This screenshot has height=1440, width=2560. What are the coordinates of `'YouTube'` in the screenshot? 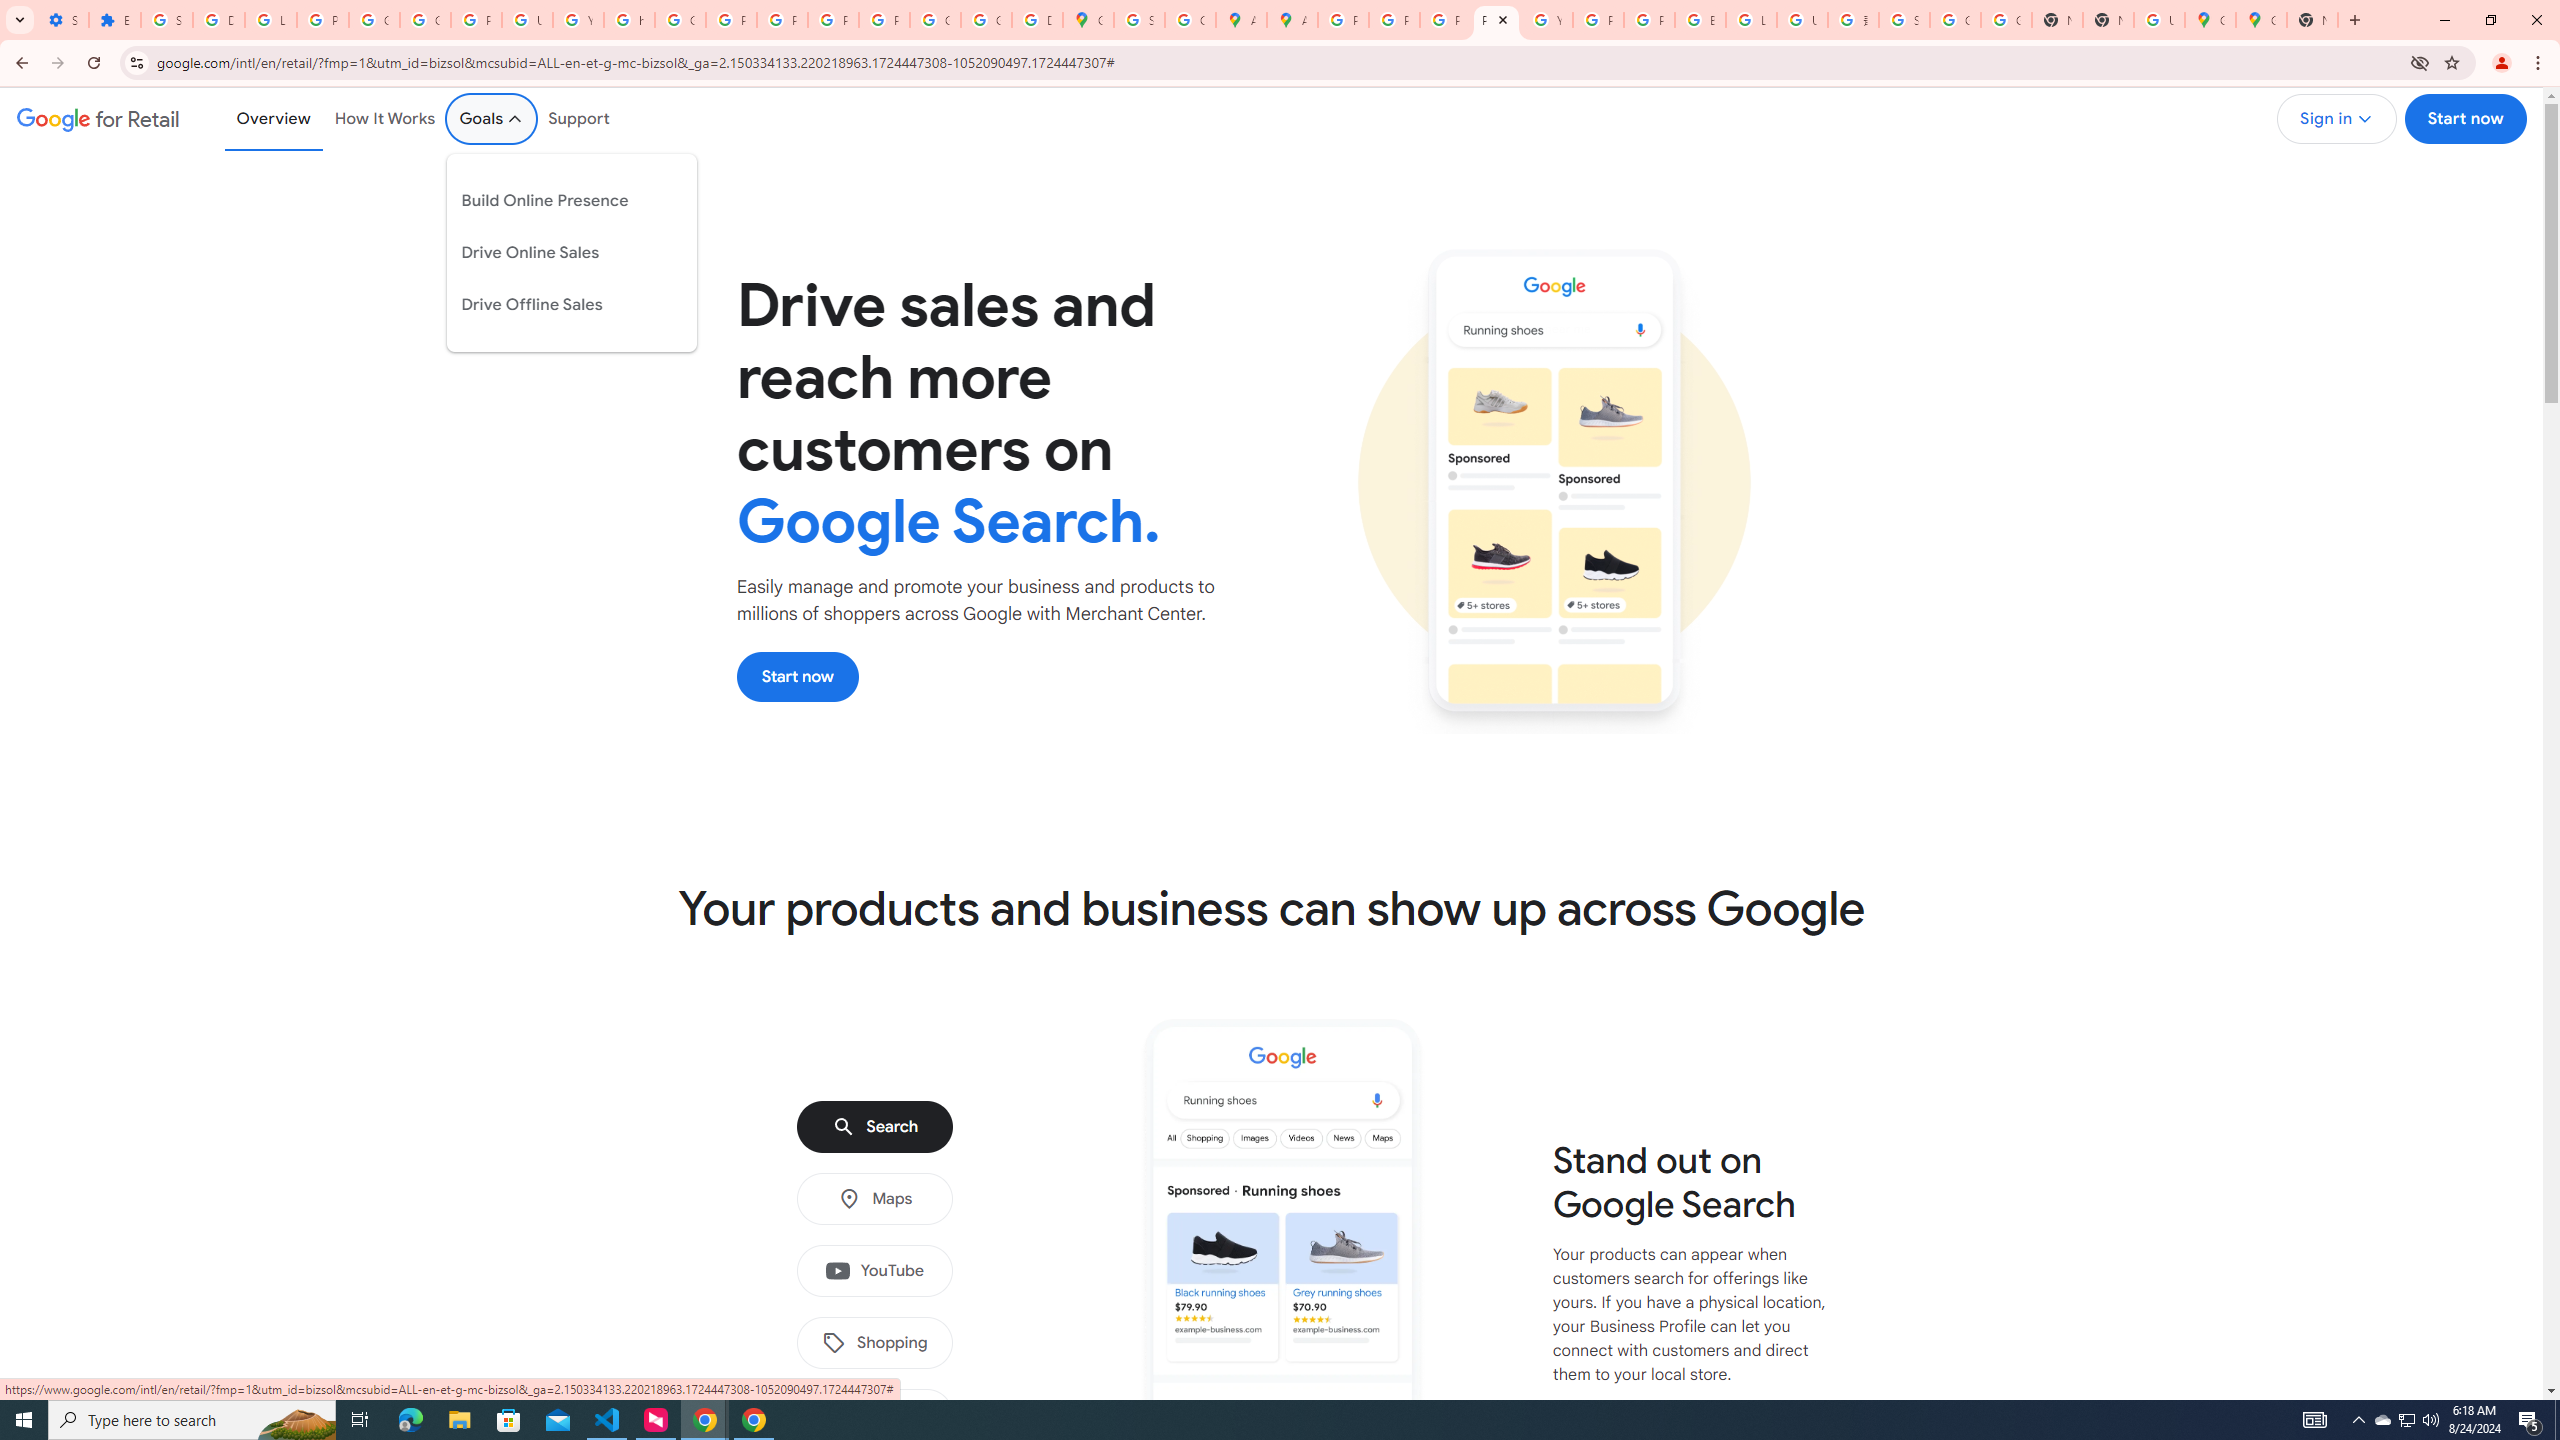 It's located at (873, 1271).